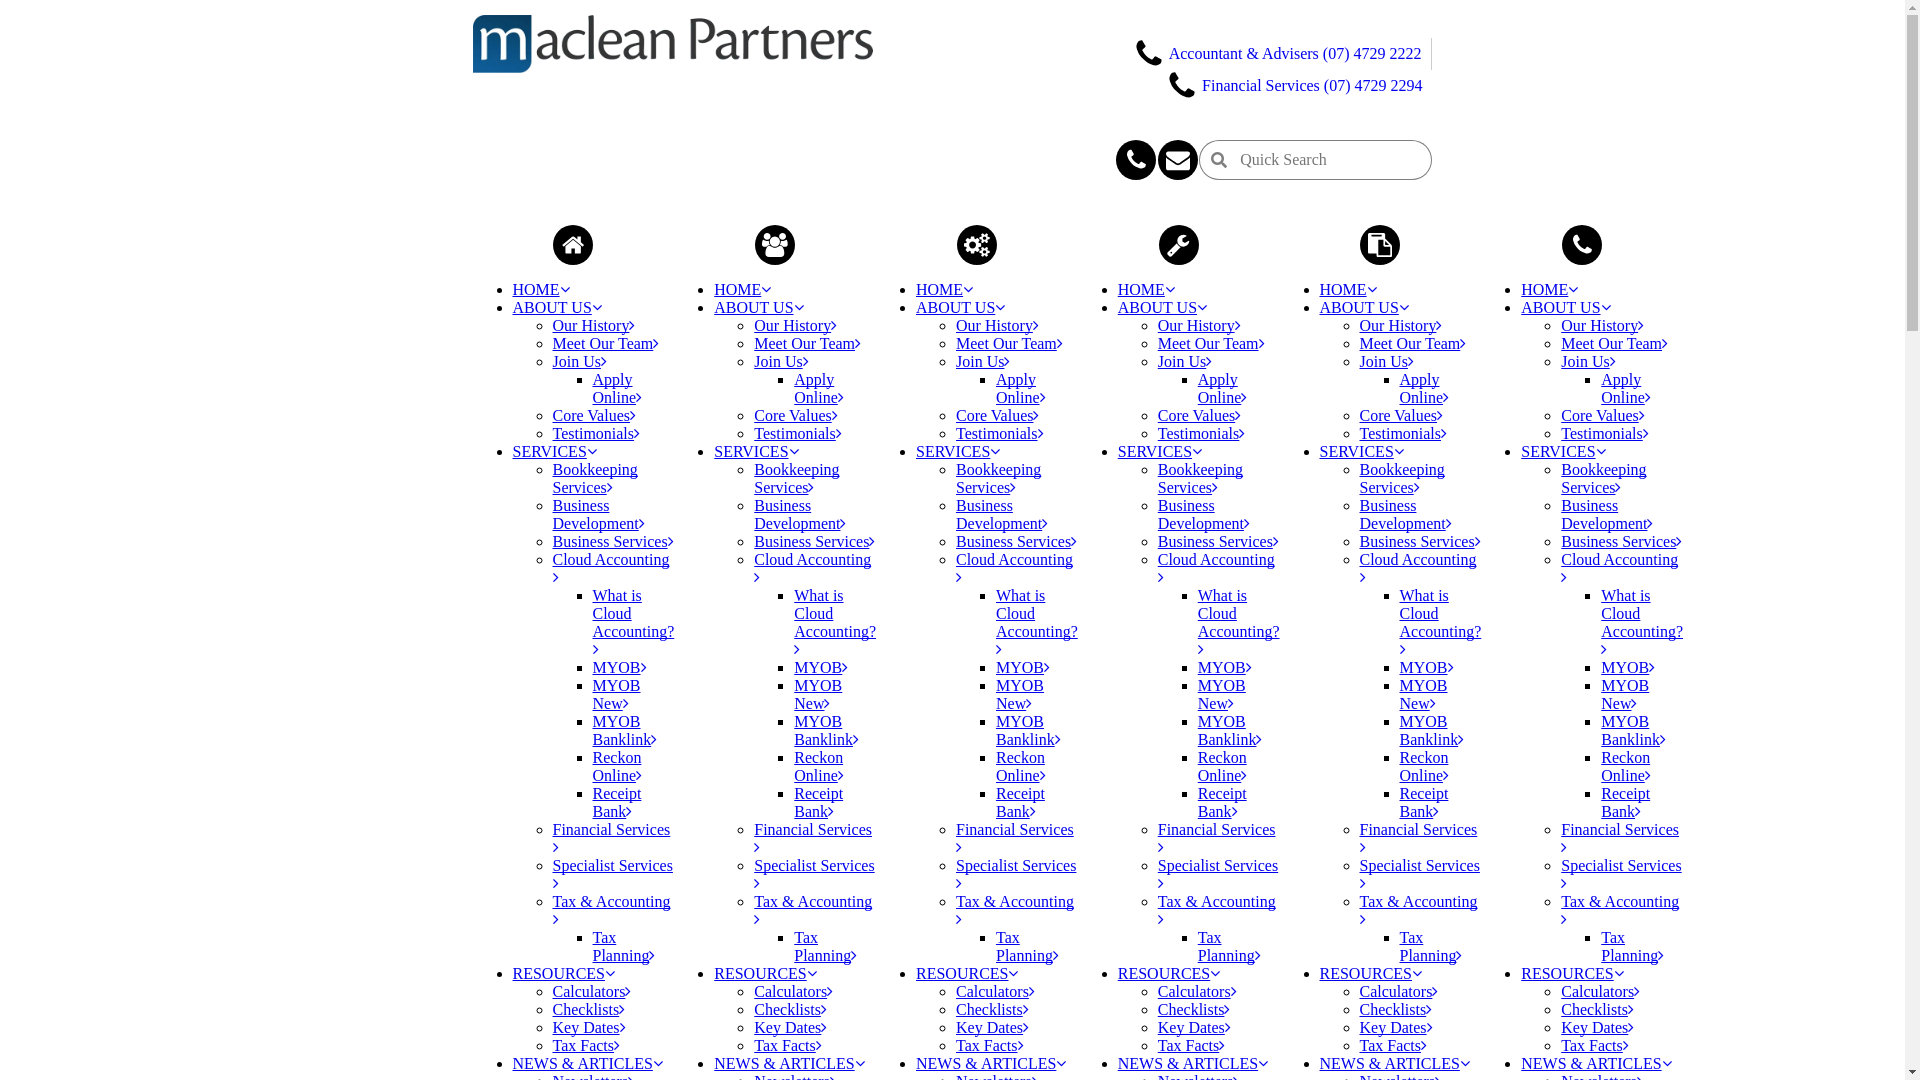 The image size is (1920, 1080). Describe the element at coordinates (954, 342) in the screenshot. I see `'Meet Our Team'` at that location.